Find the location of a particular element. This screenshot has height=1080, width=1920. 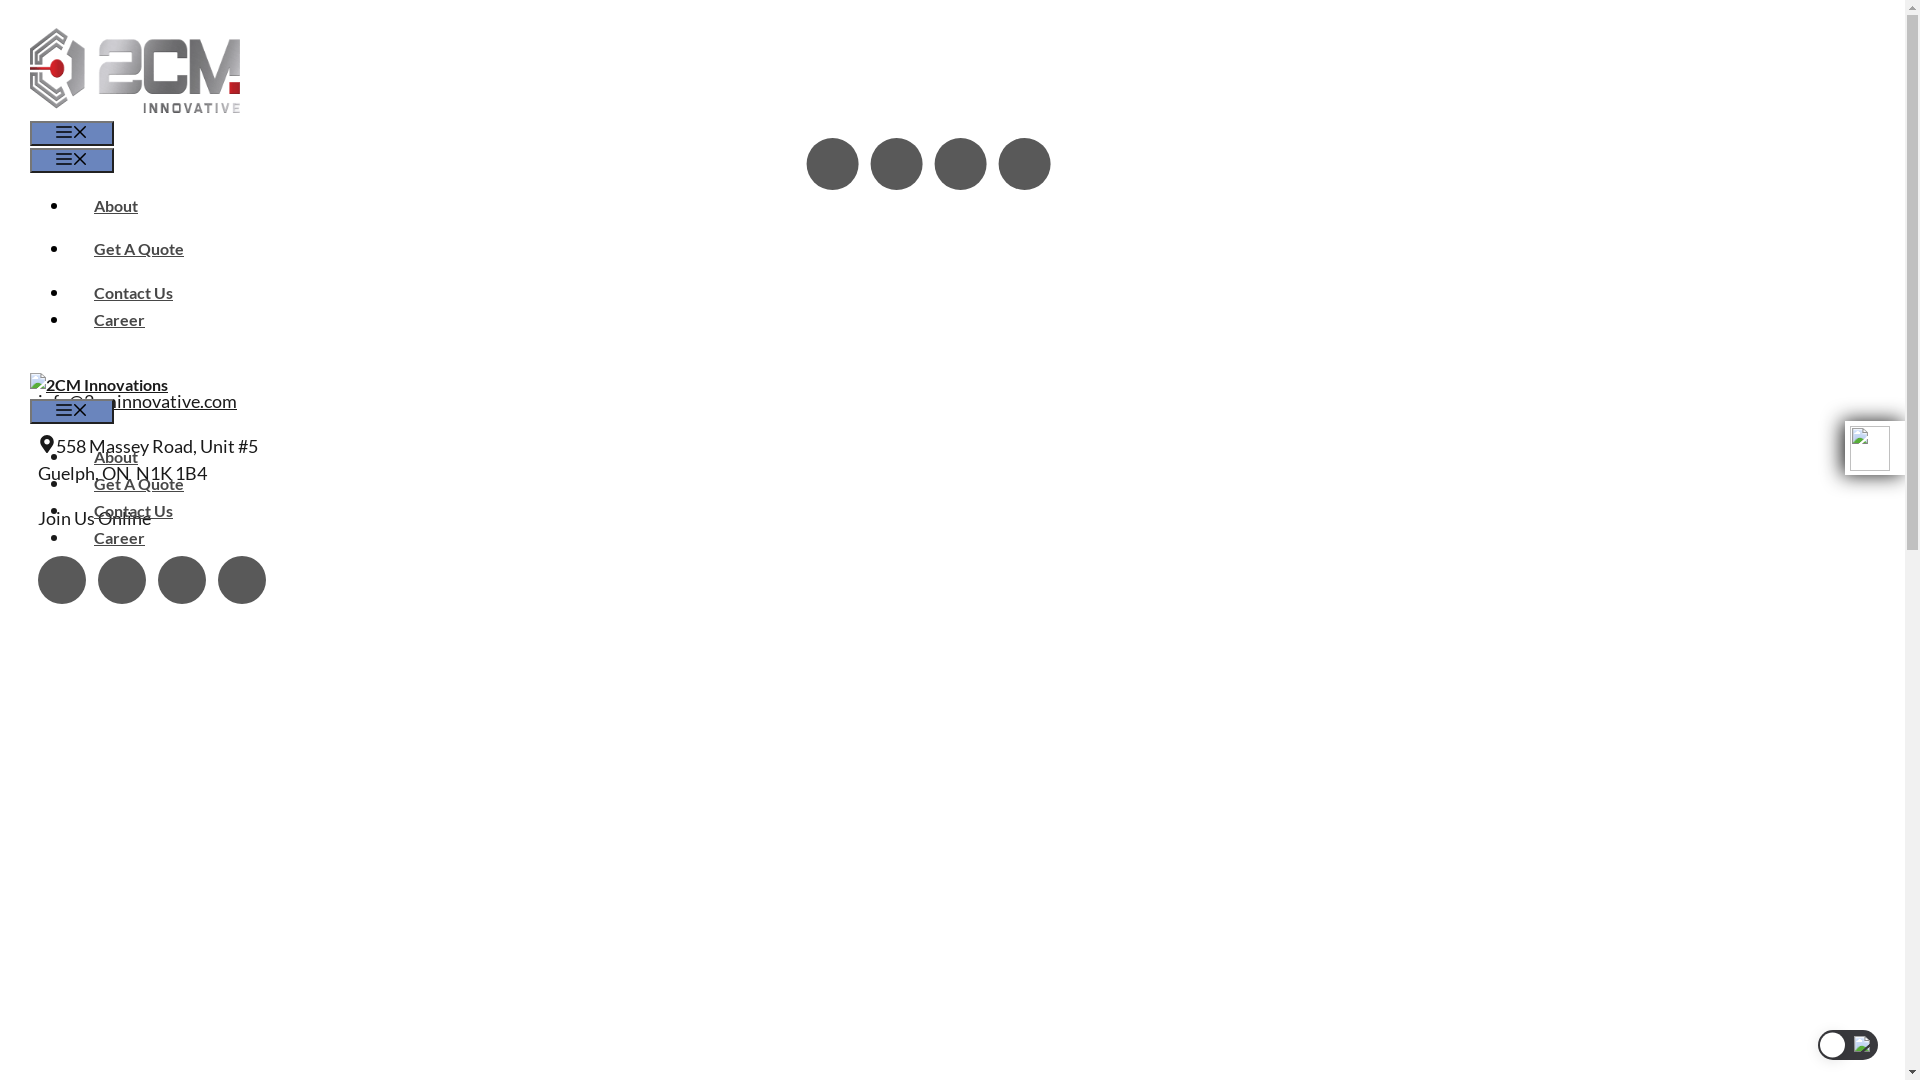

'YouTube' is located at coordinates (960, 163).